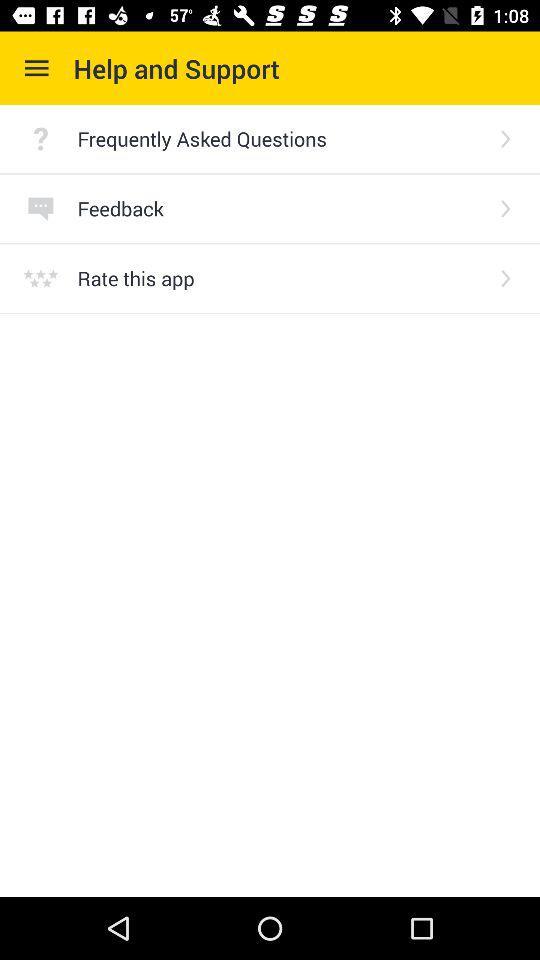 The height and width of the screenshot is (960, 540). What do you see at coordinates (280, 277) in the screenshot?
I see `the rate this app item` at bounding box center [280, 277].